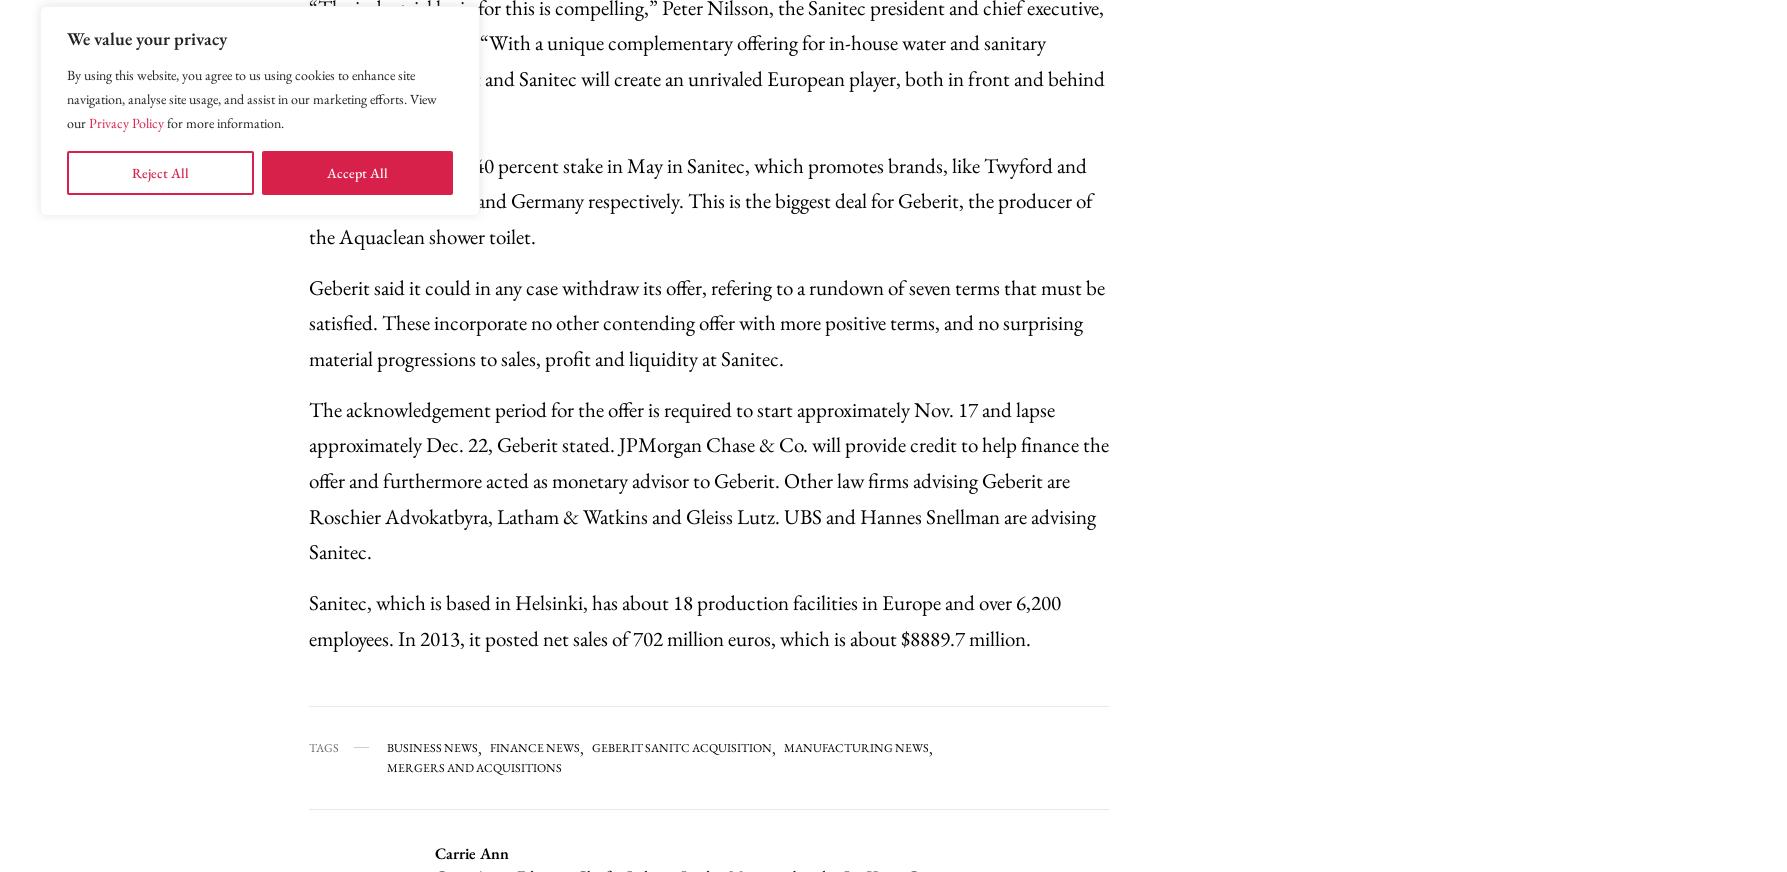 The image size is (1787, 872). I want to click on 'Accept All', so click(356, 173).